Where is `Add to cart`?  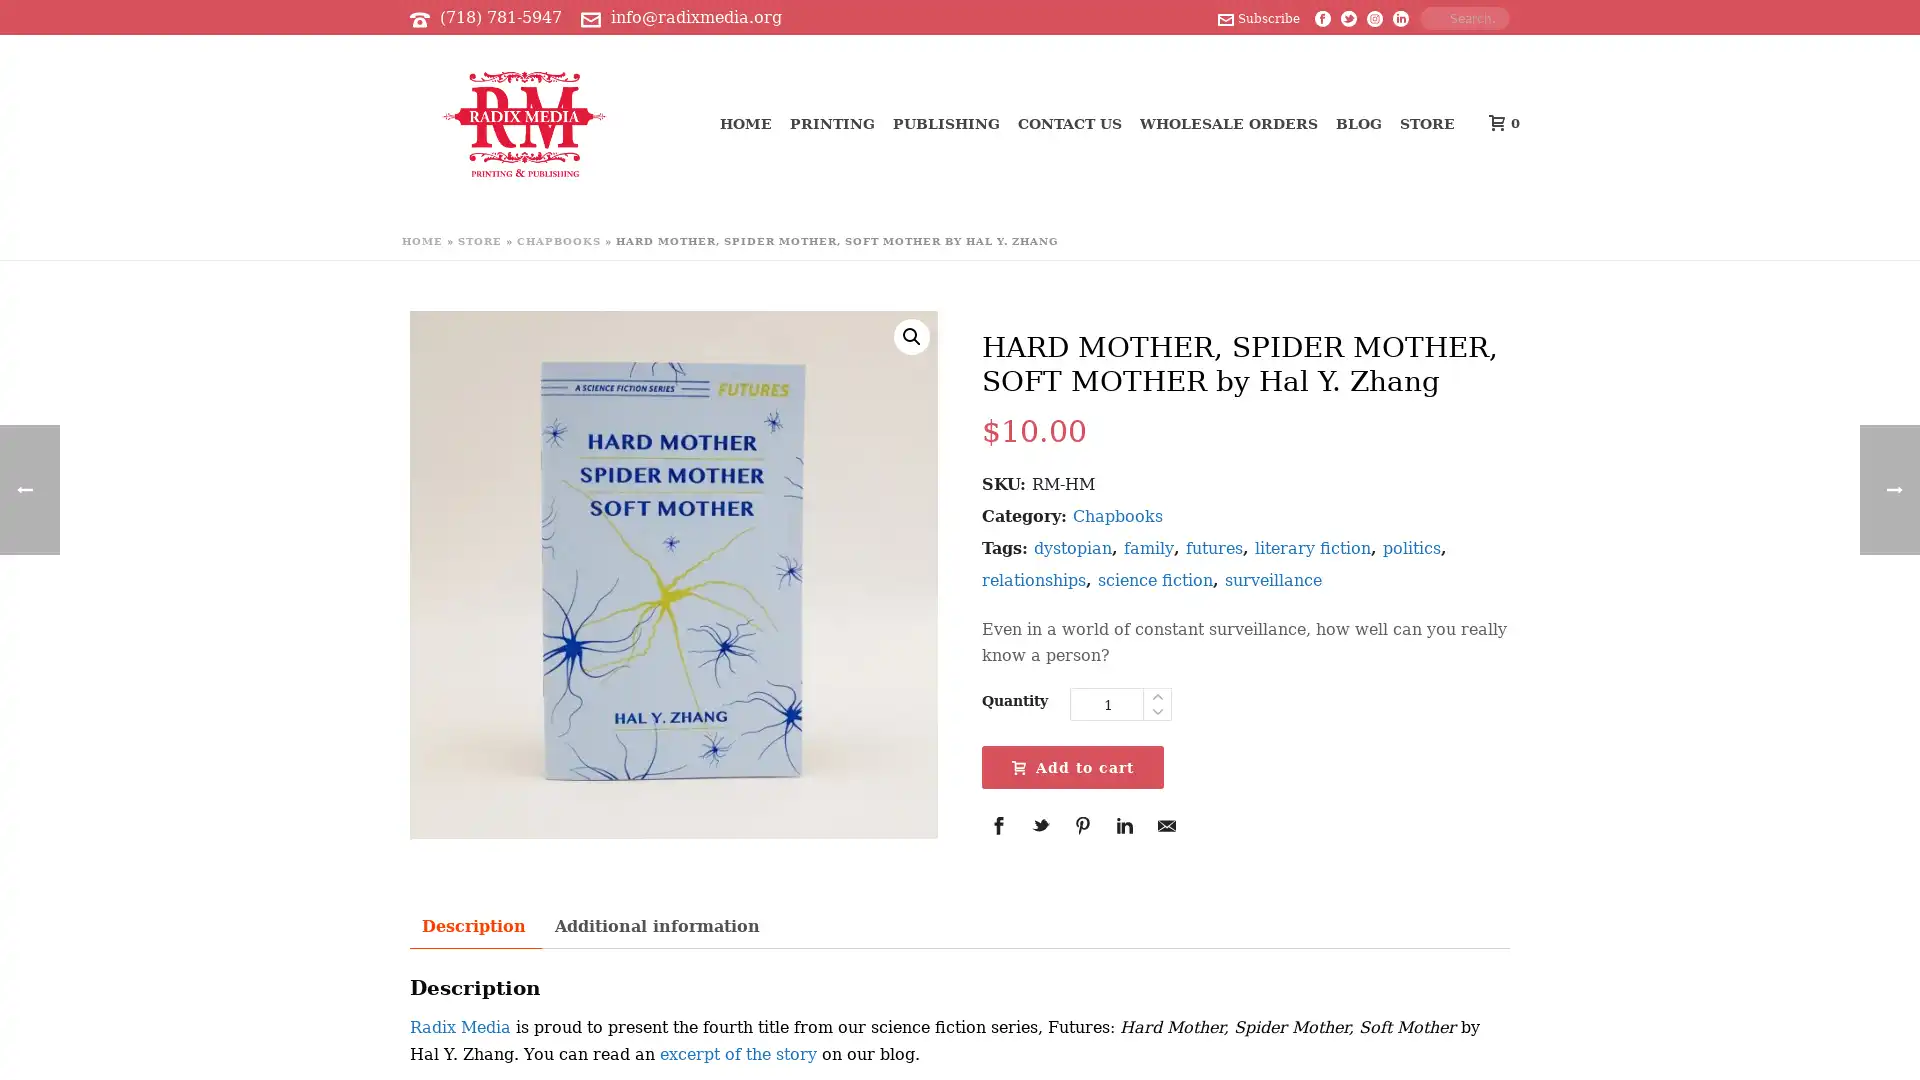 Add to cart is located at coordinates (1072, 766).